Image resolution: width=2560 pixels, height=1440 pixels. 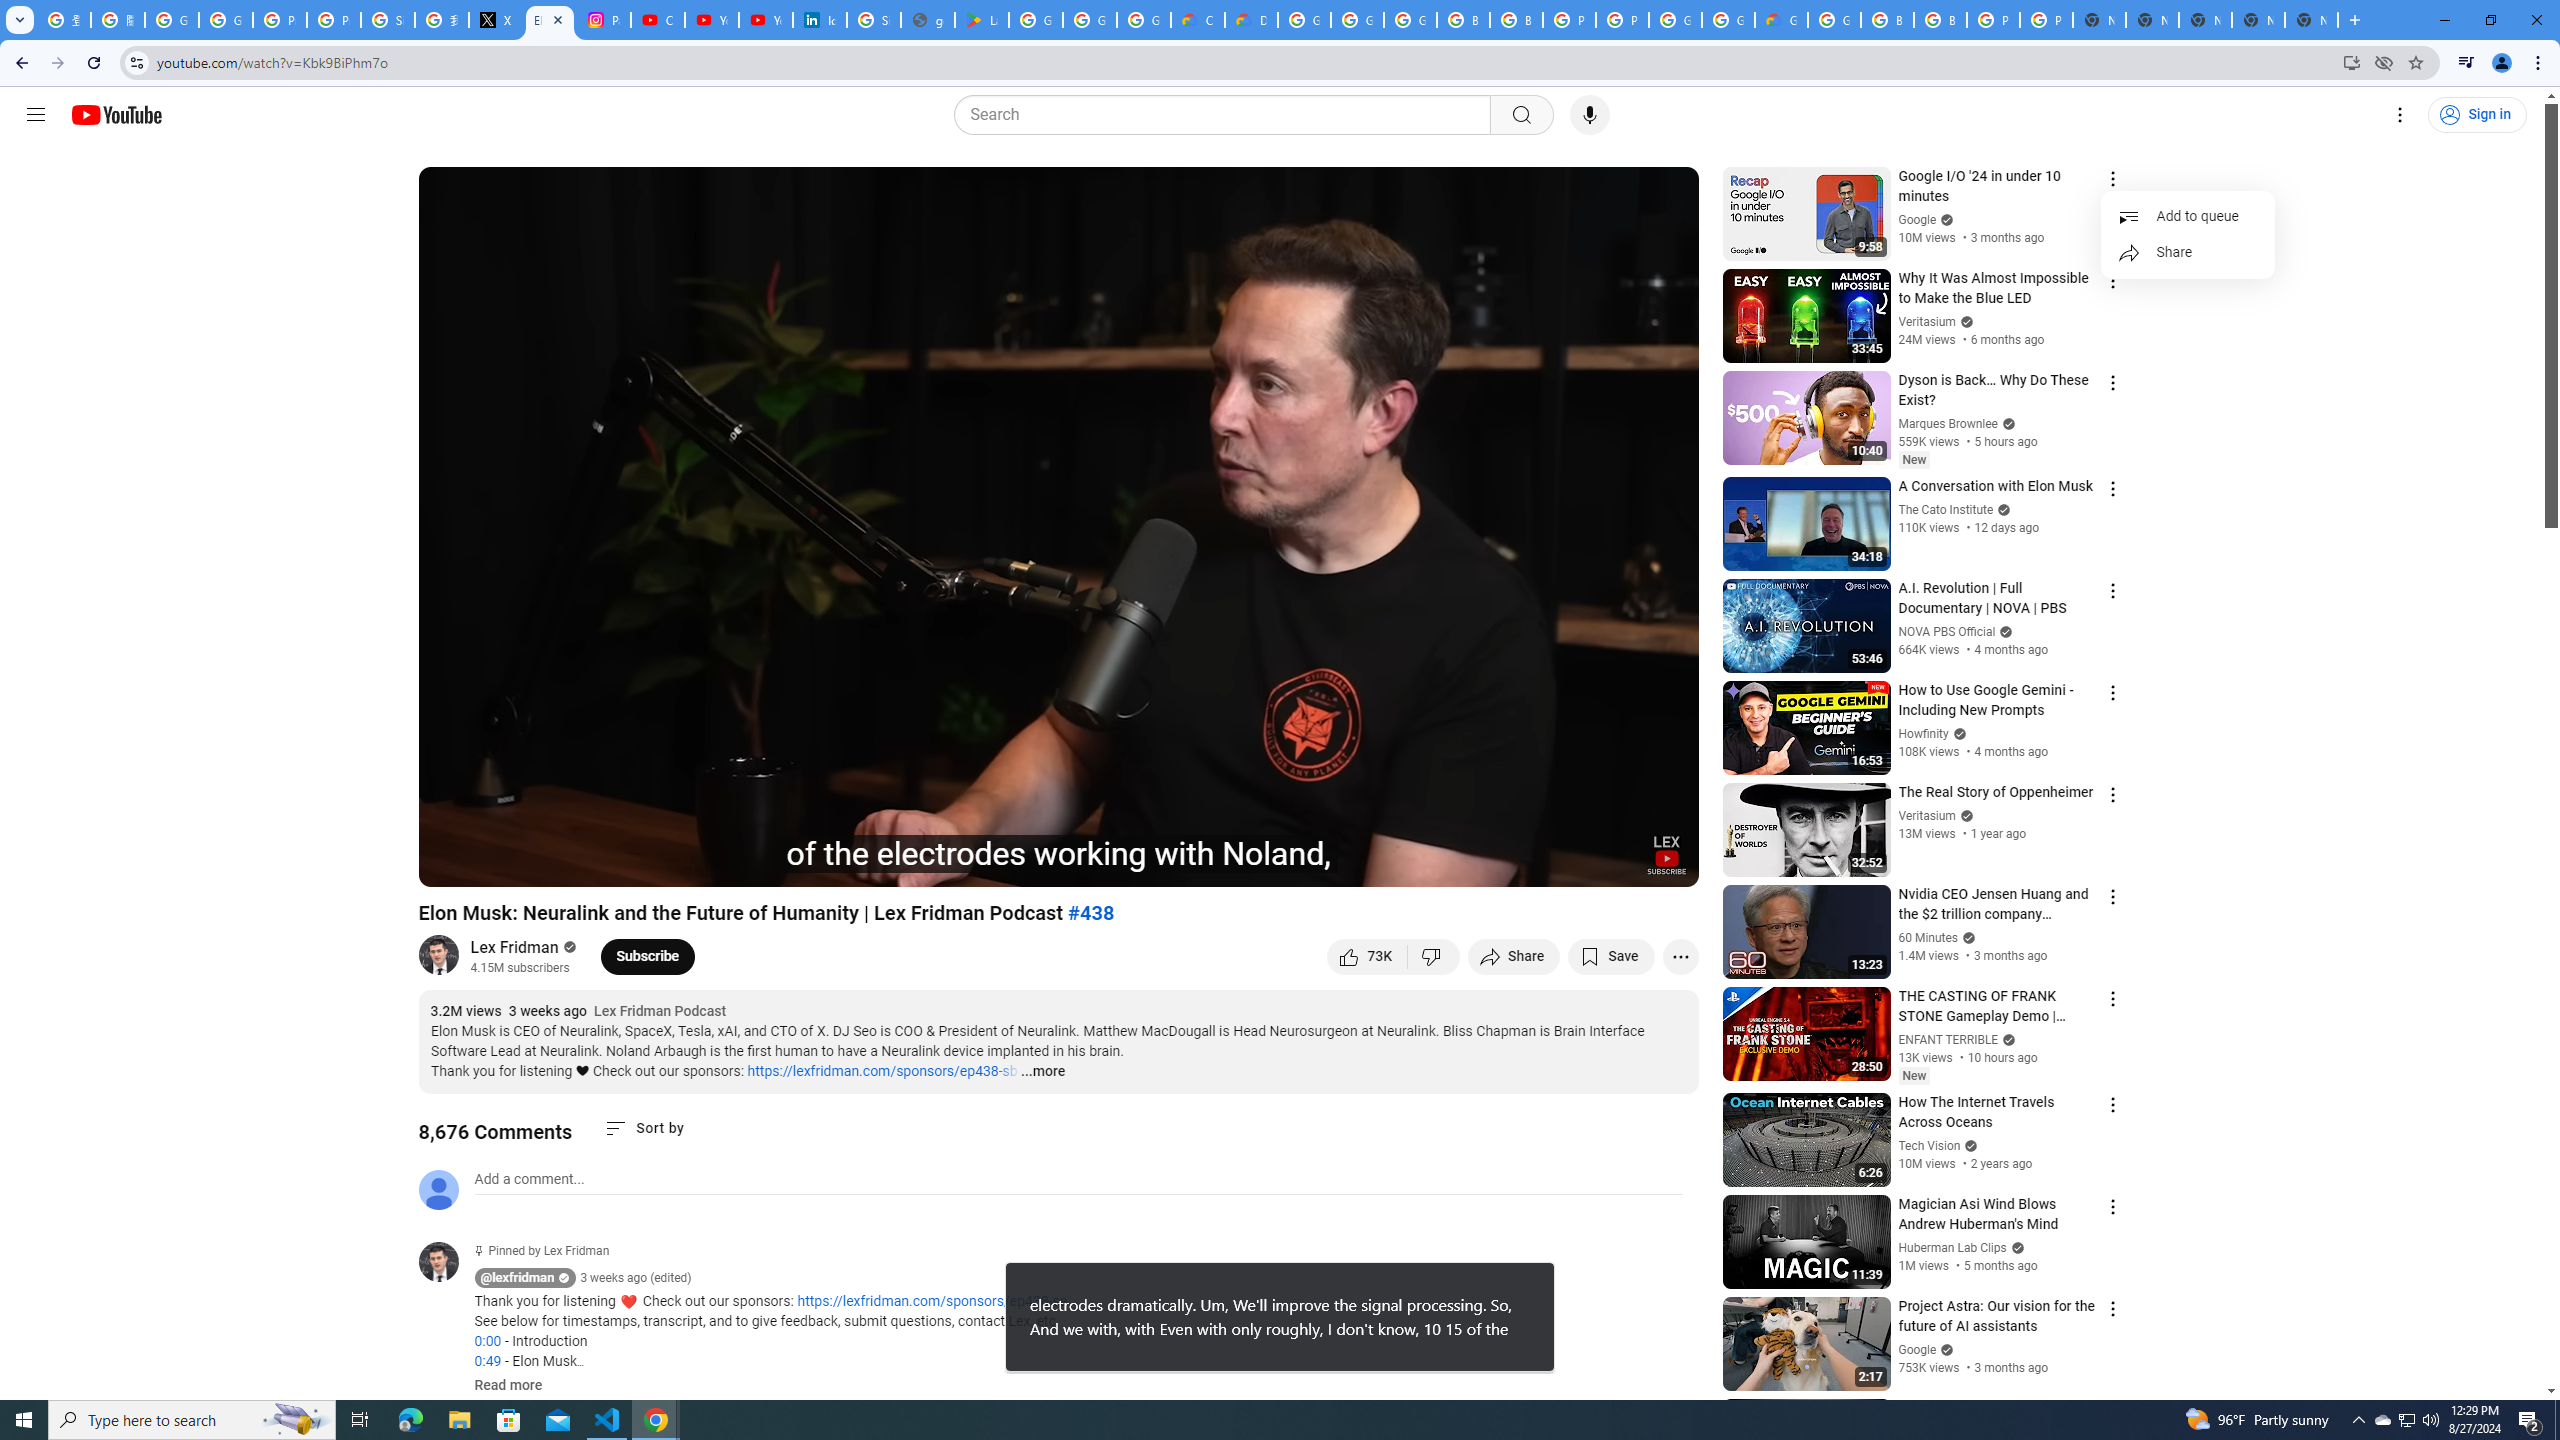 I want to click on 'Search with your voice', so click(x=1589, y=114).